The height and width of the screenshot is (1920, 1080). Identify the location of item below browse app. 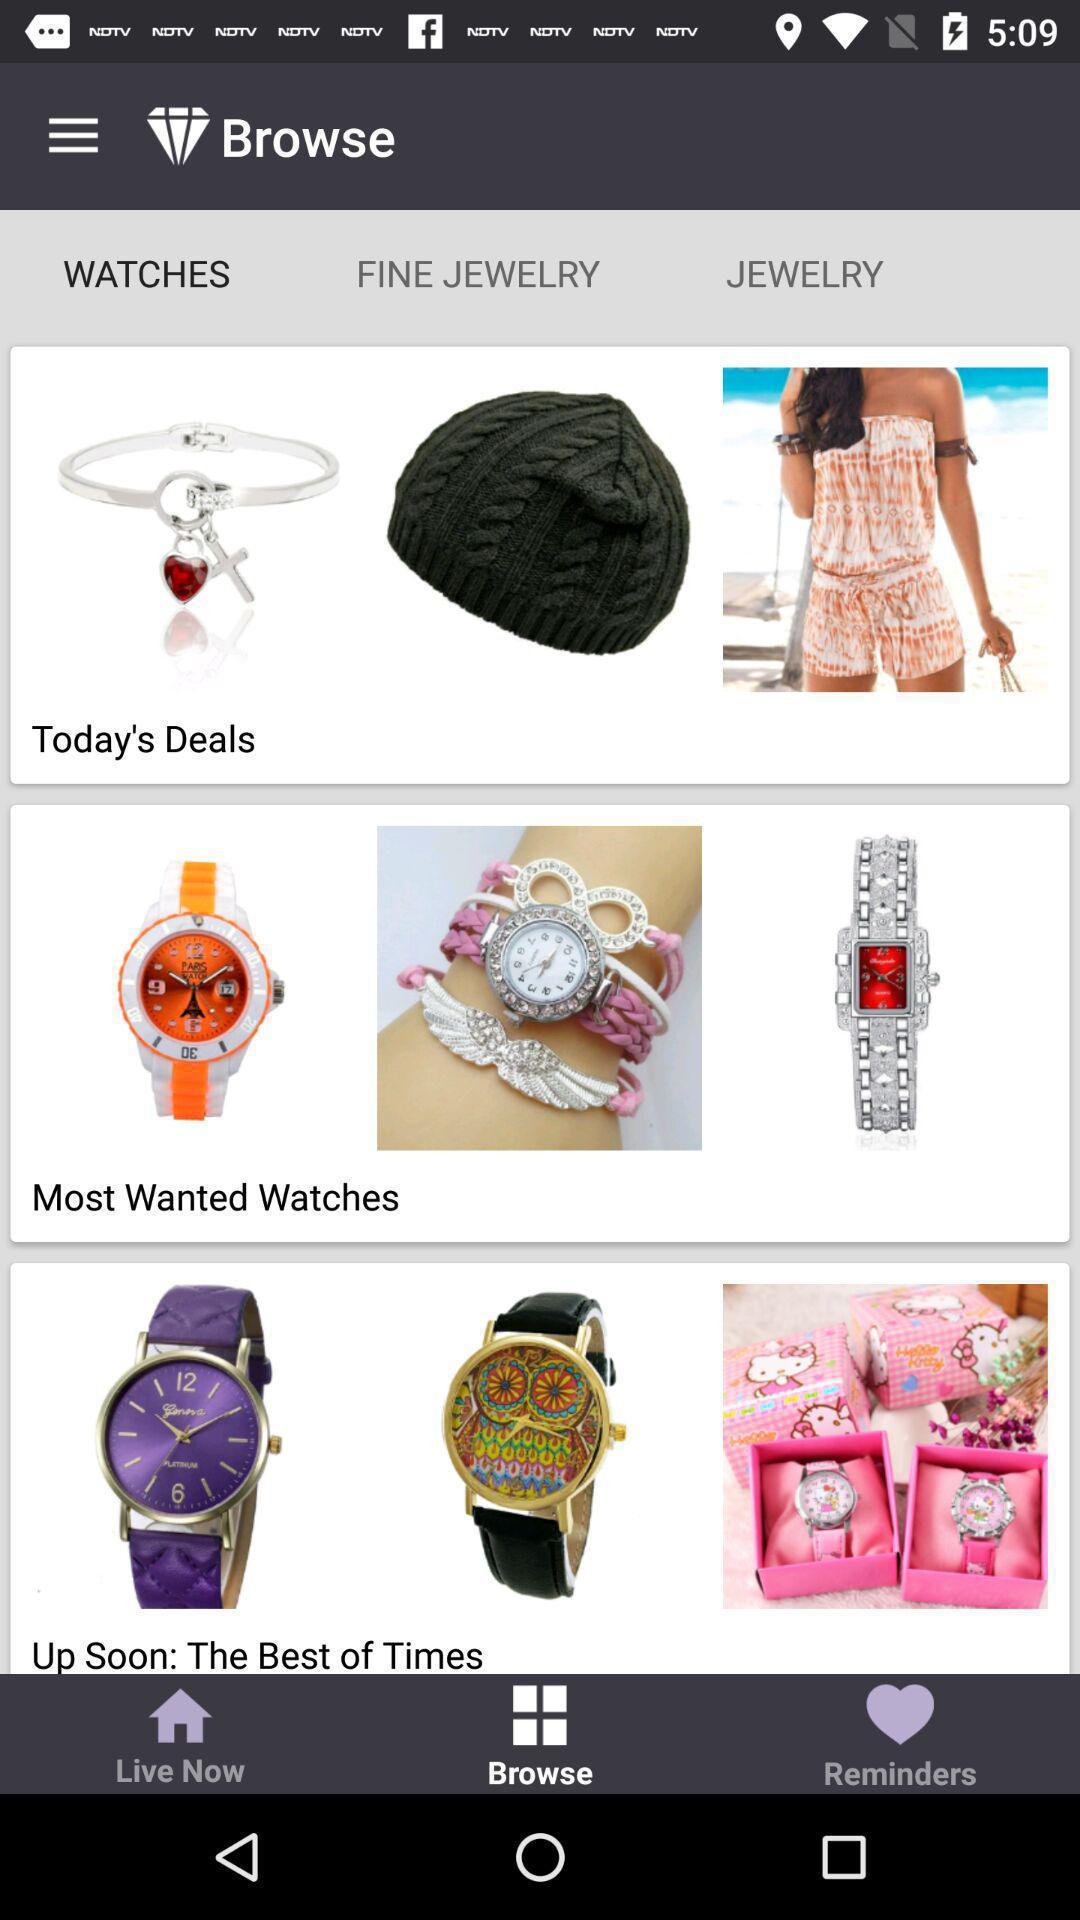
(478, 272).